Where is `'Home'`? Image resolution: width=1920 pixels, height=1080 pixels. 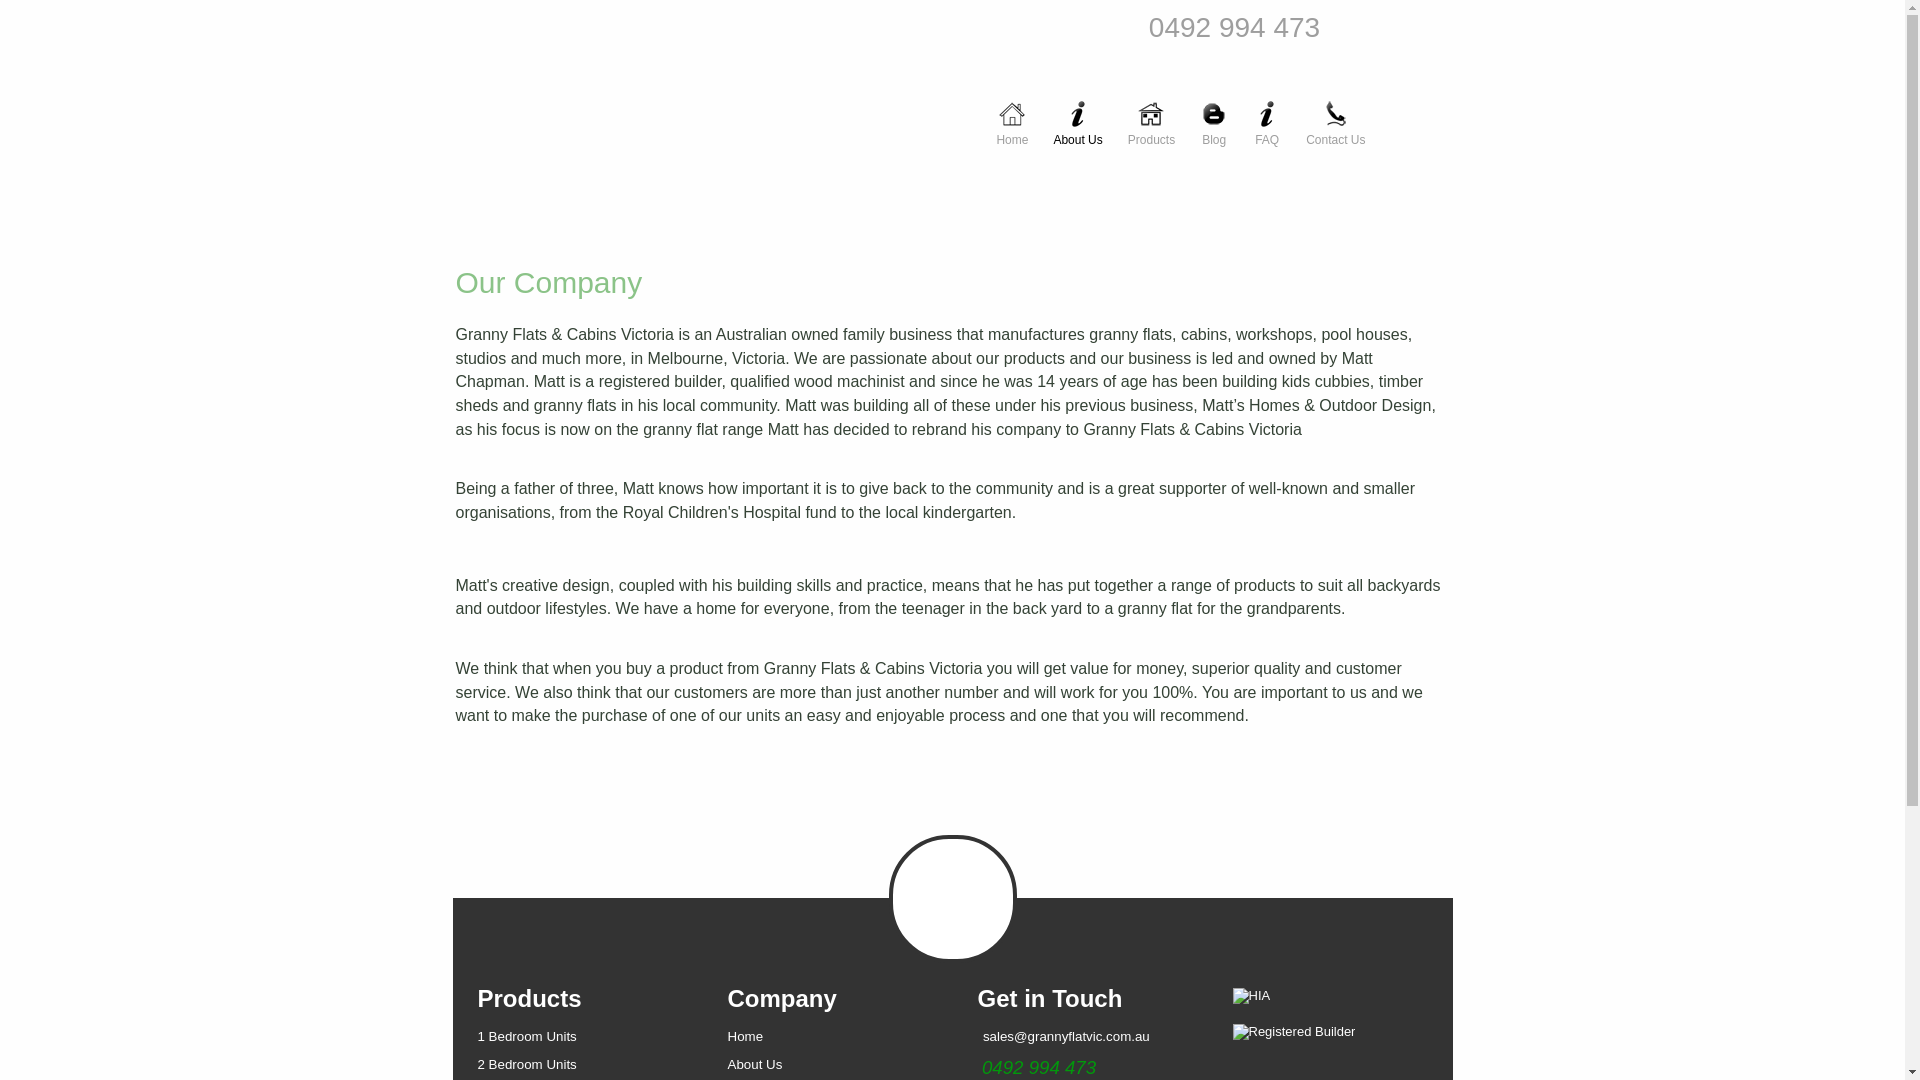 'Home' is located at coordinates (1012, 112).